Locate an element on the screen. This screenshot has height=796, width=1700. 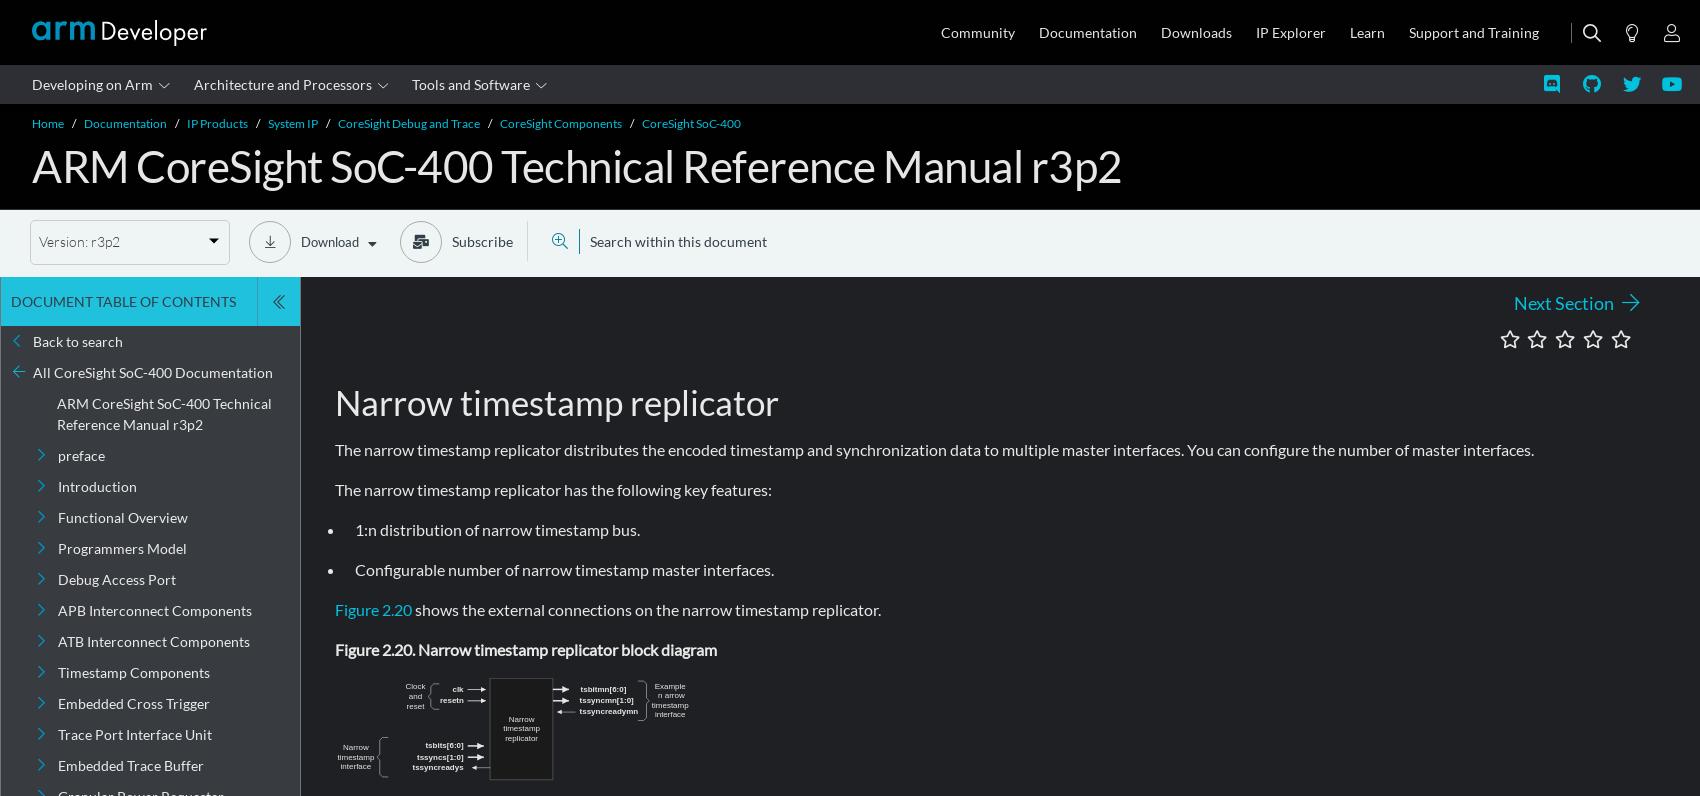
'1:n distribution of narrow timestamp bus.' is located at coordinates (497, 528).